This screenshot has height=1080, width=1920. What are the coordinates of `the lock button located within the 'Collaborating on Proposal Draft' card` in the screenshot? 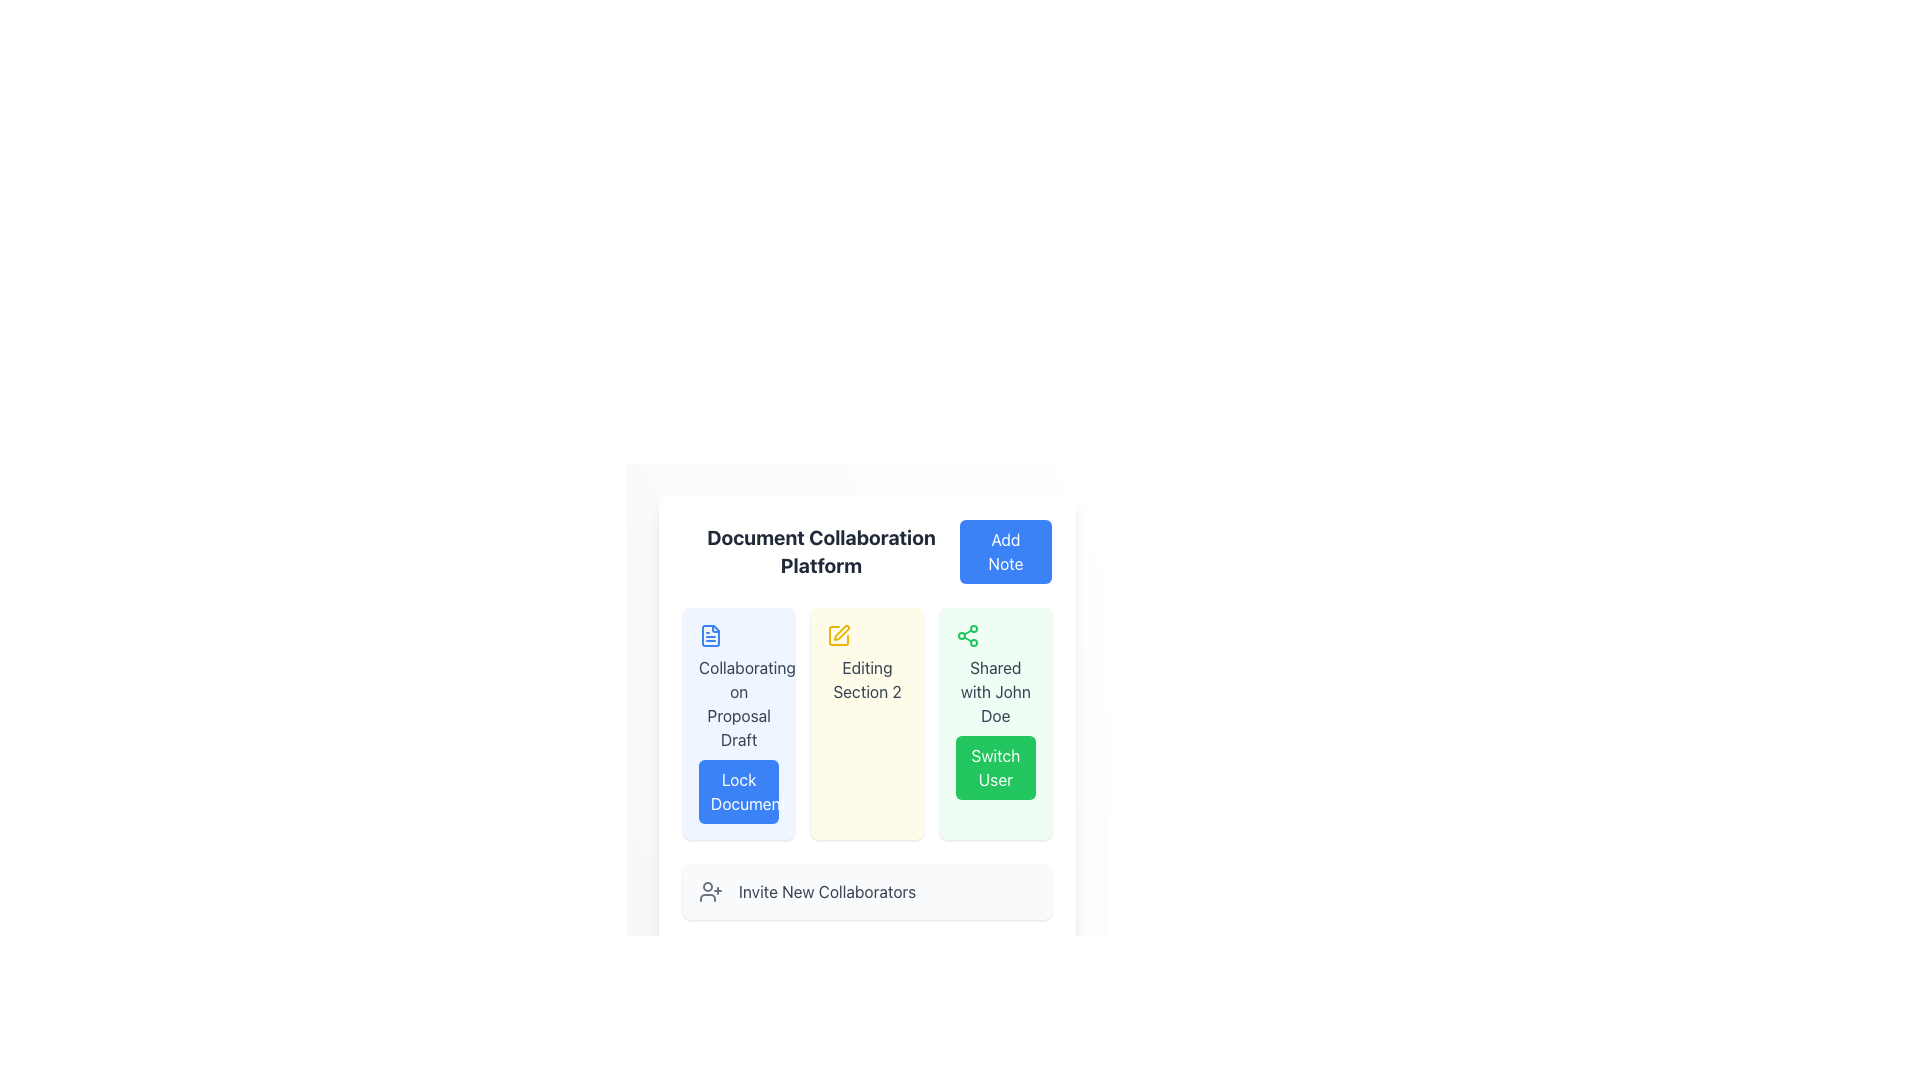 It's located at (738, 790).